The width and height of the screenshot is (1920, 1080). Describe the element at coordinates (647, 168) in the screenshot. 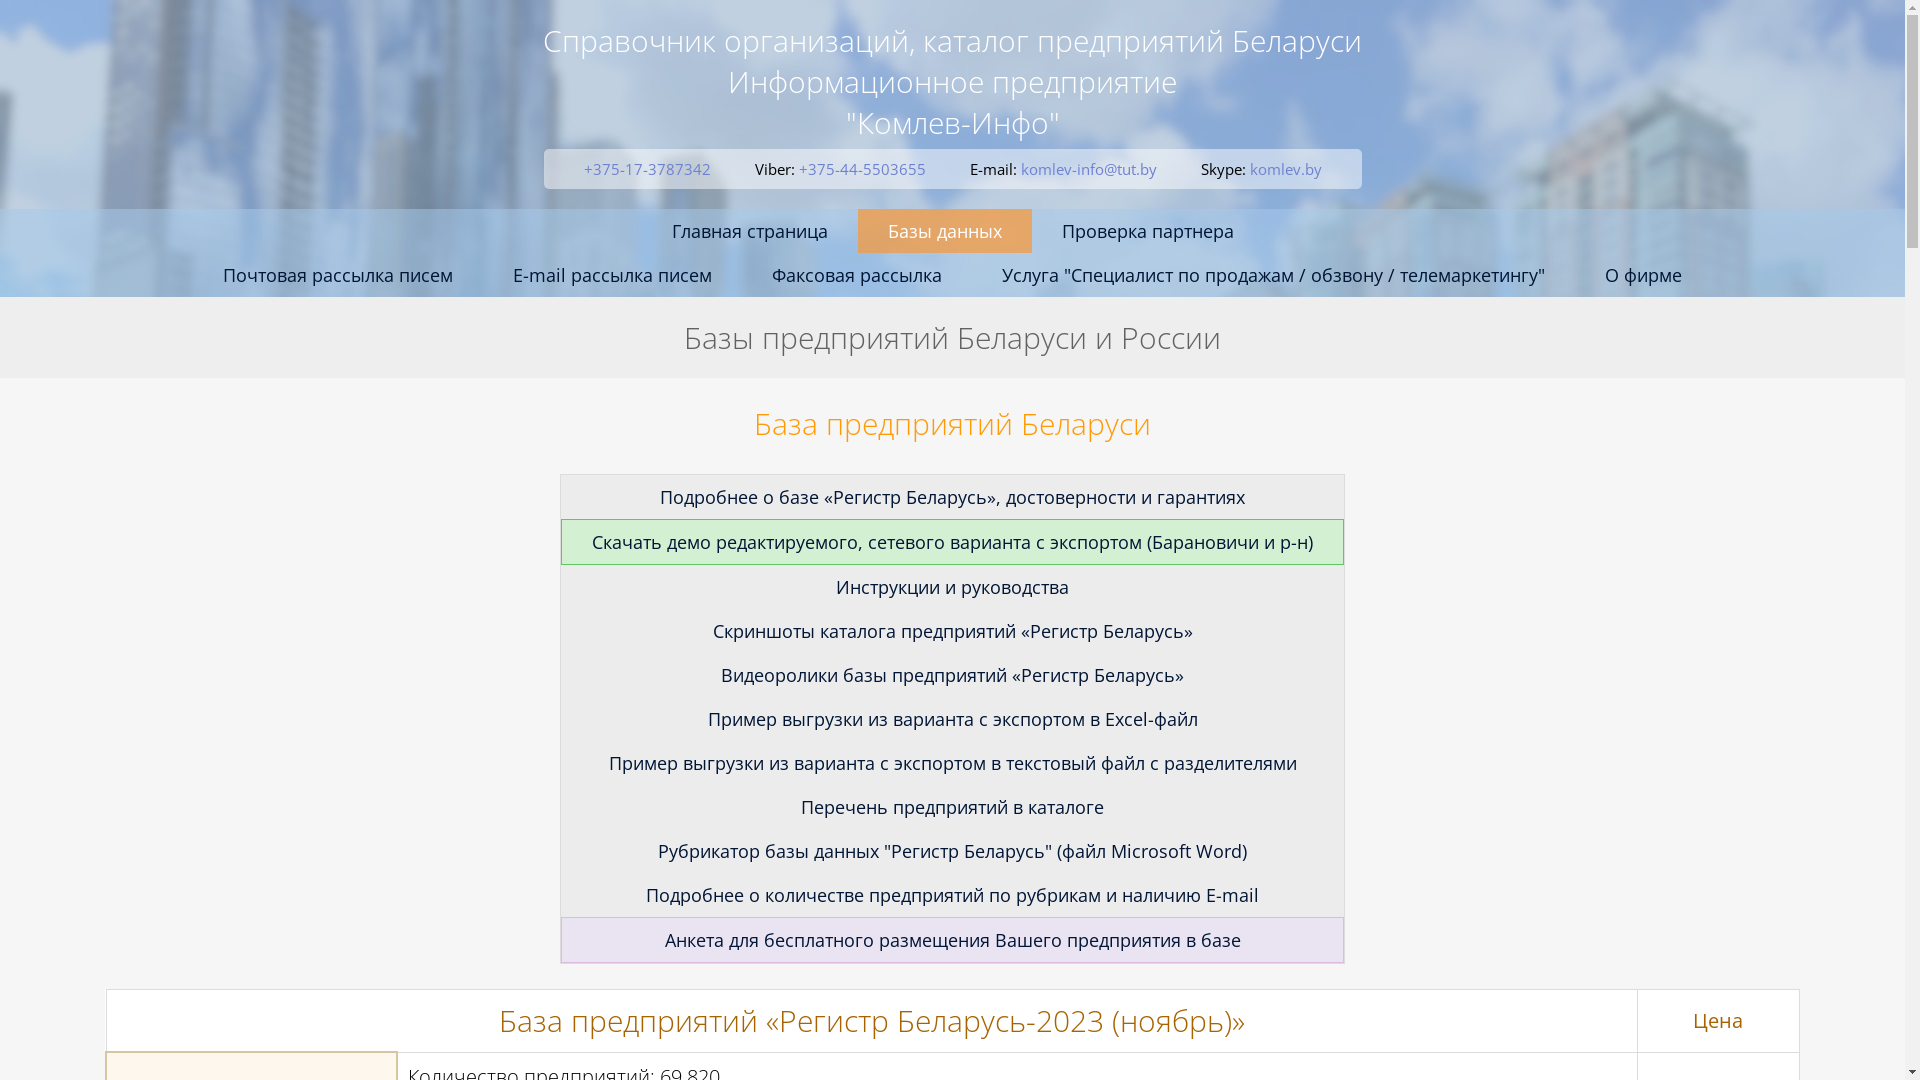

I see `'+375-17-3787342'` at that location.